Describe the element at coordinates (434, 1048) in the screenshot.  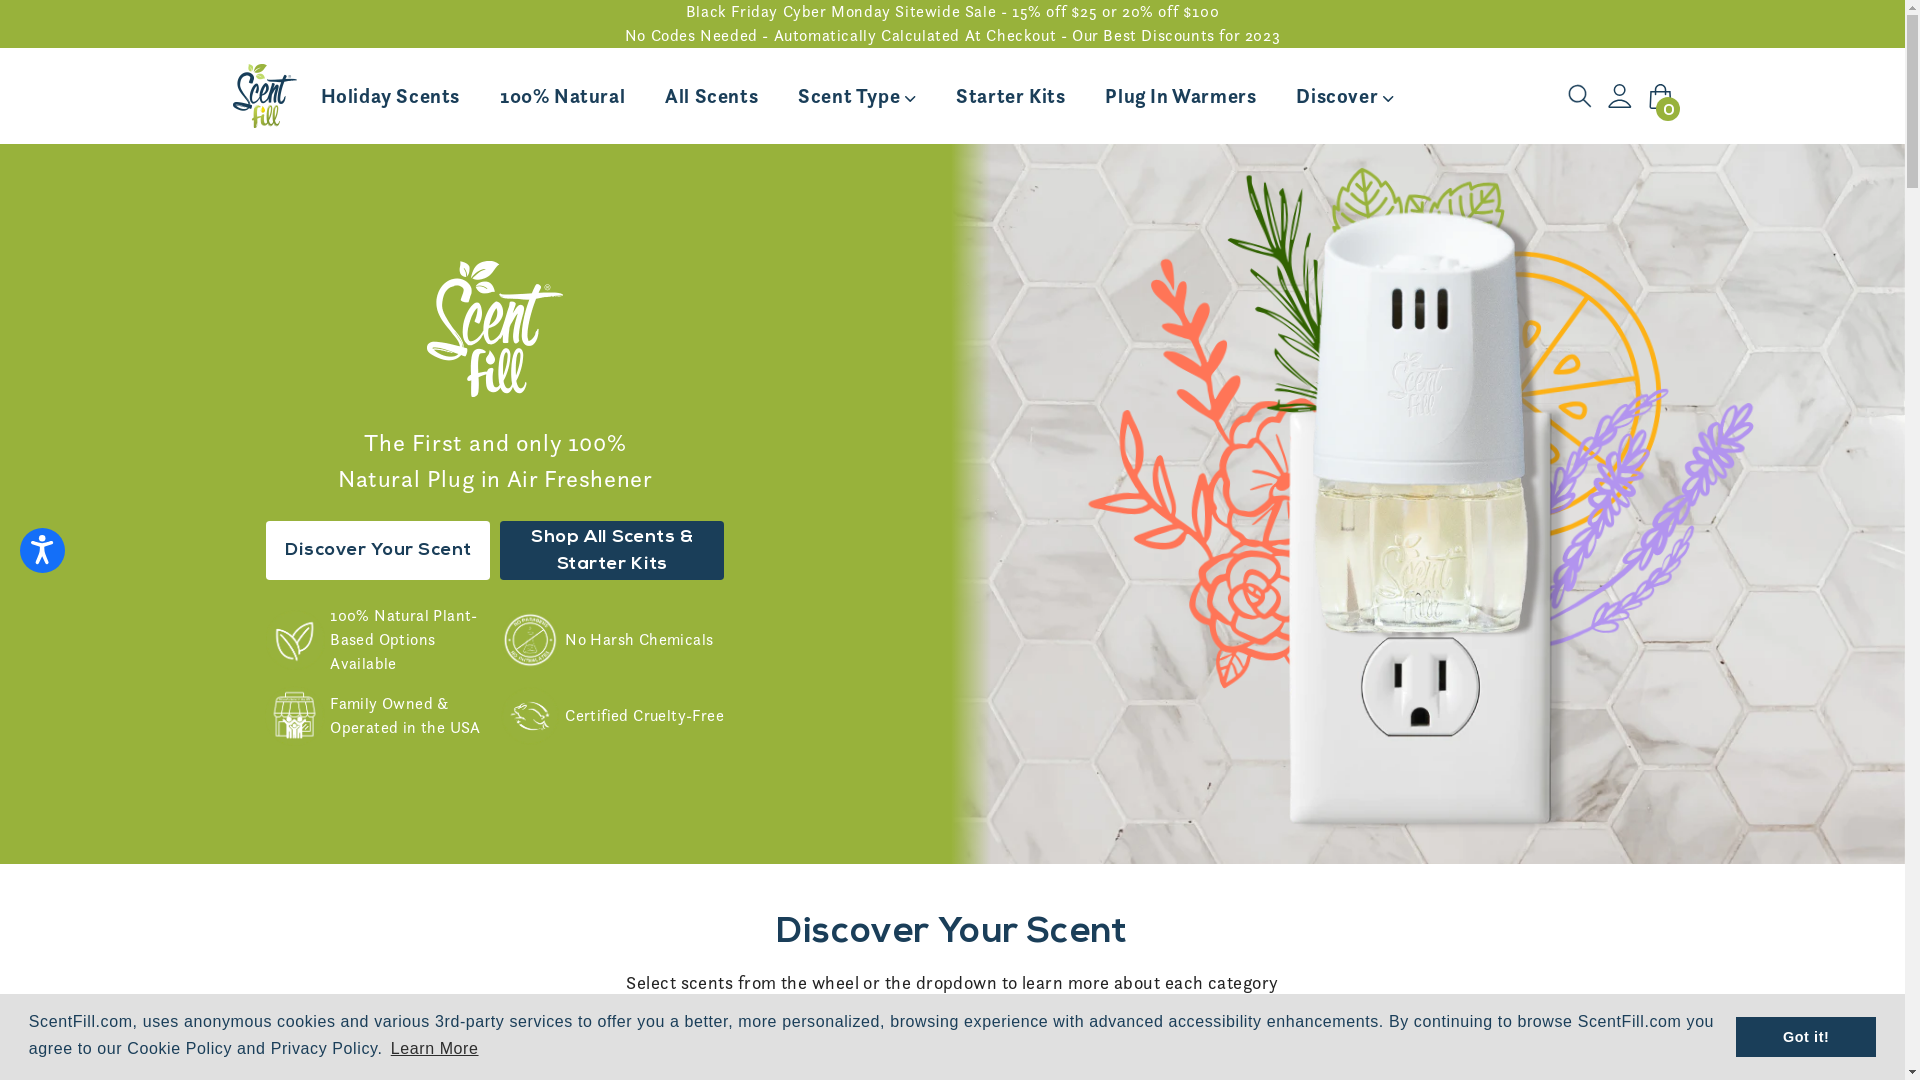
I see `'Learn More'` at that location.